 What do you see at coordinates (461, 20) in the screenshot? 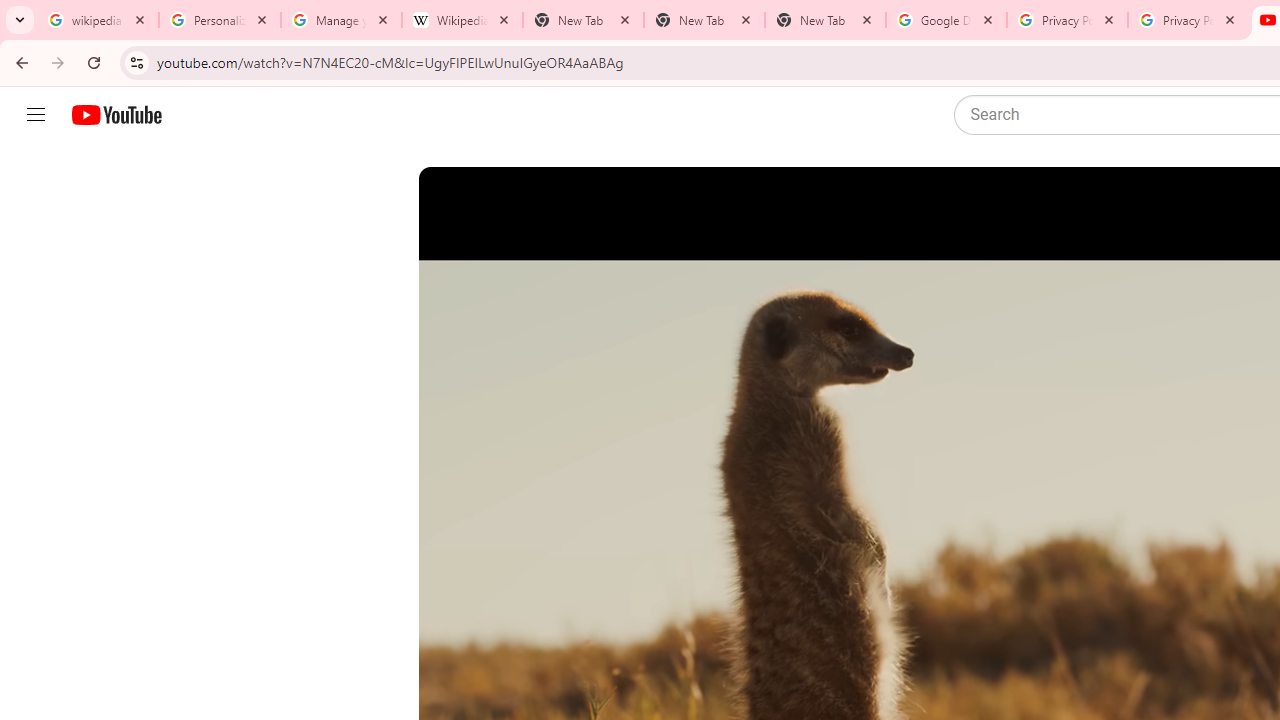
I see `'Wikipedia:Edit requests - Wikipedia'` at bounding box center [461, 20].